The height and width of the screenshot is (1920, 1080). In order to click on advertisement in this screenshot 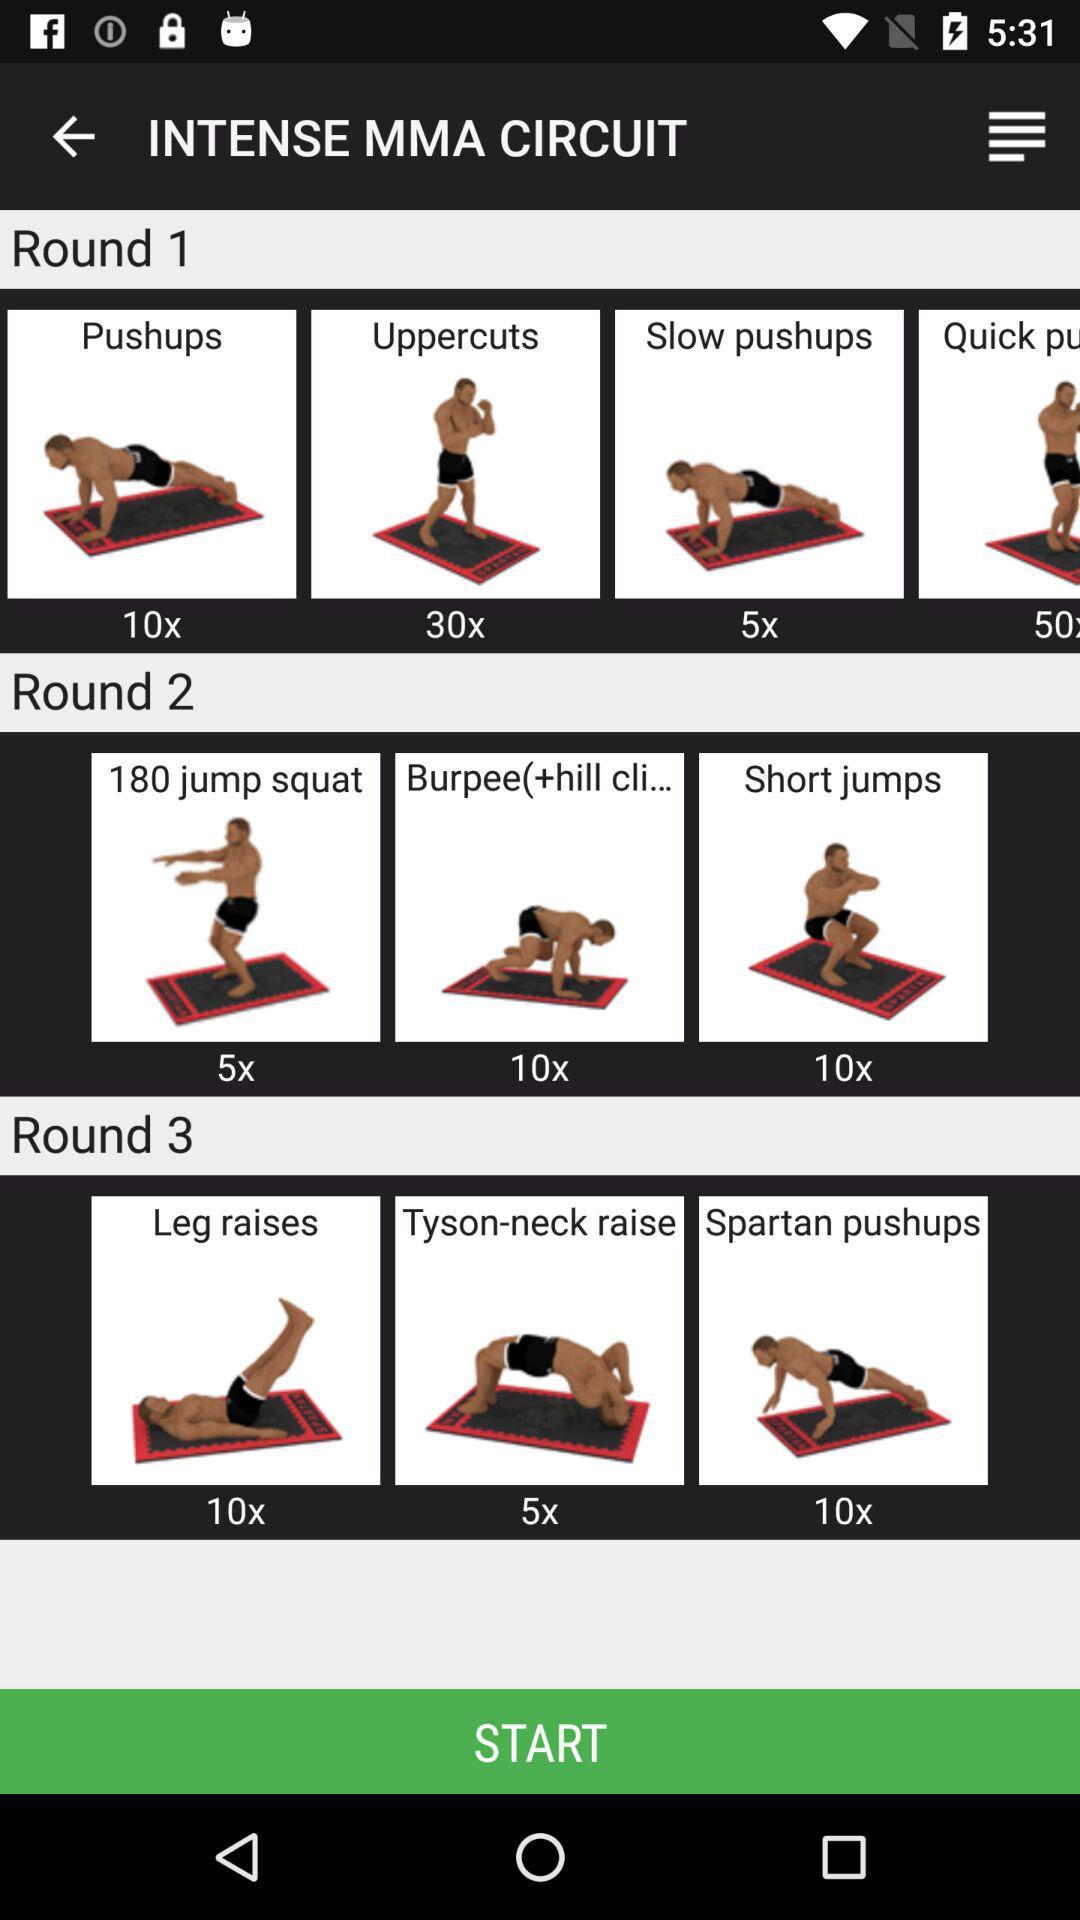, I will do `click(455, 477)`.